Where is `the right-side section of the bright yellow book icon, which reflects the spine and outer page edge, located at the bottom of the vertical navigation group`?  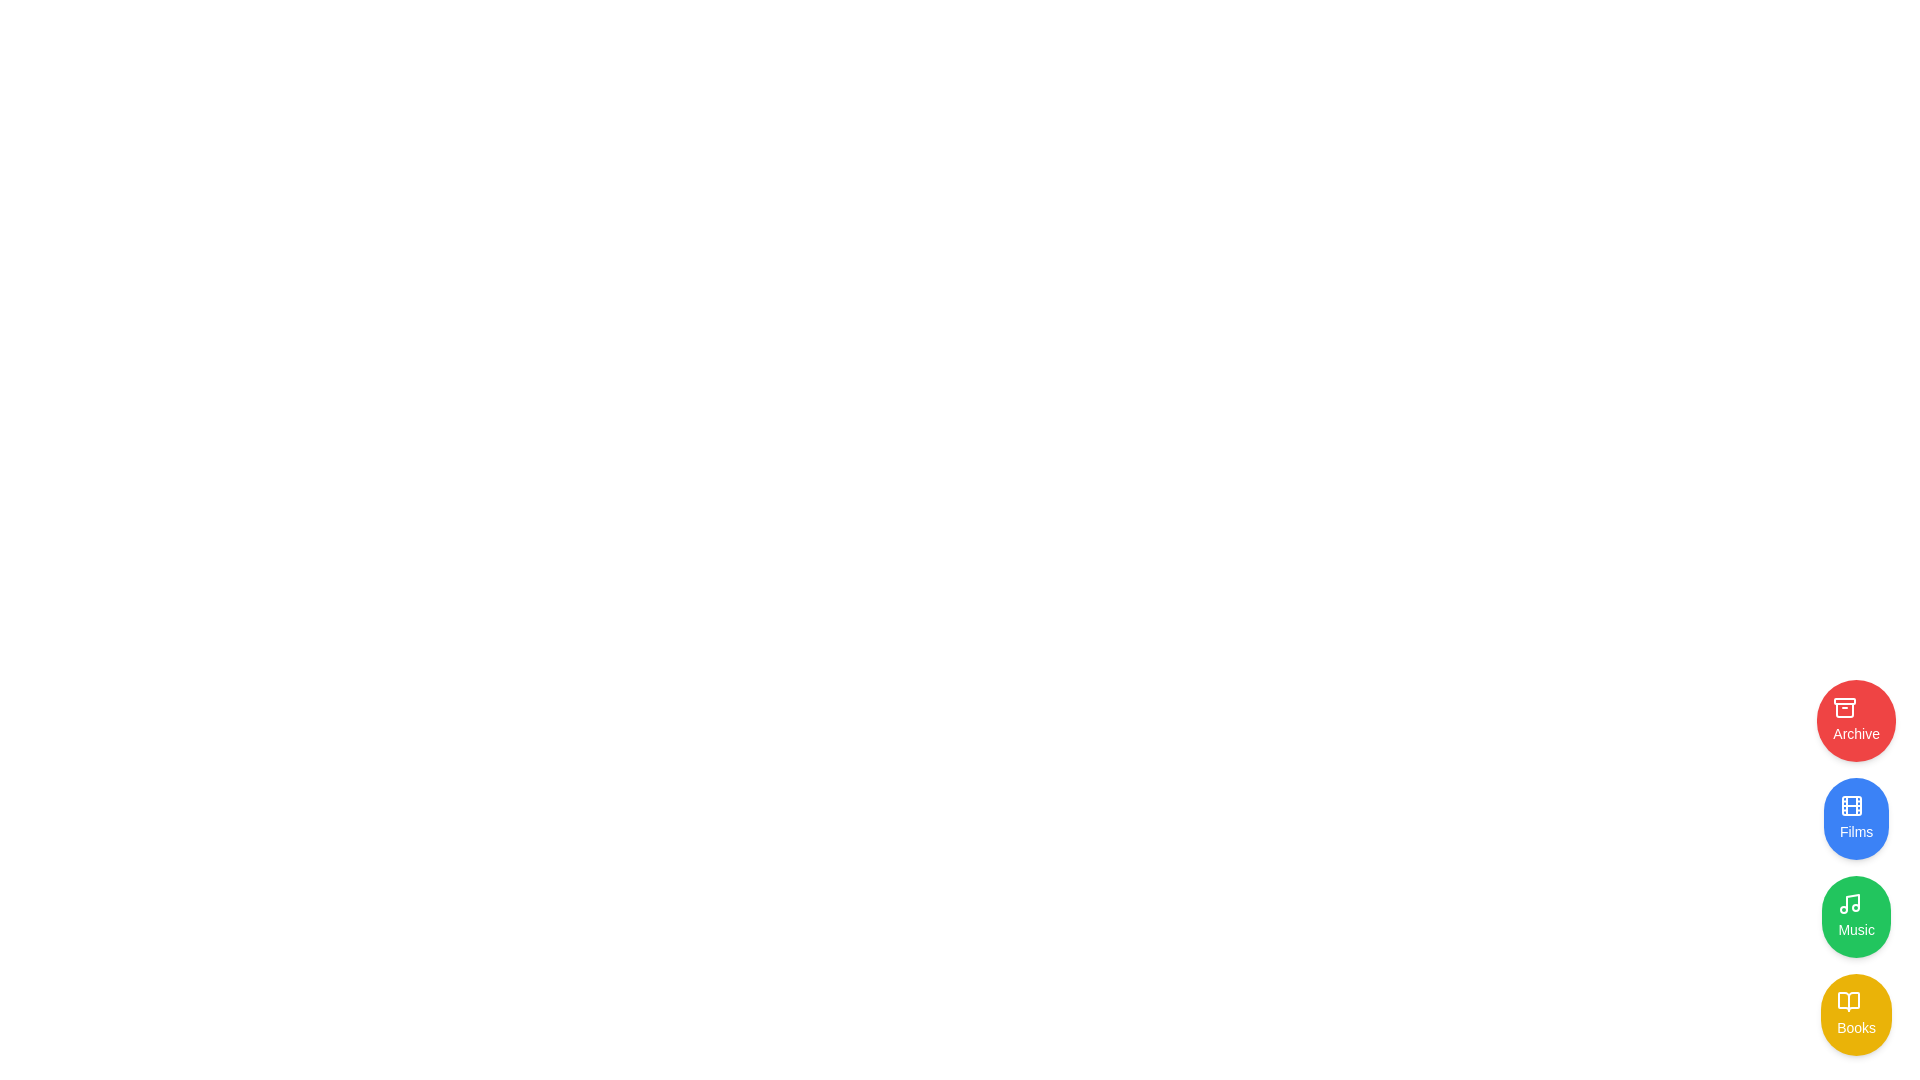
the right-side section of the bright yellow book icon, which reflects the spine and outer page edge, located at the bottom of the vertical navigation group is located at coordinates (1848, 1002).